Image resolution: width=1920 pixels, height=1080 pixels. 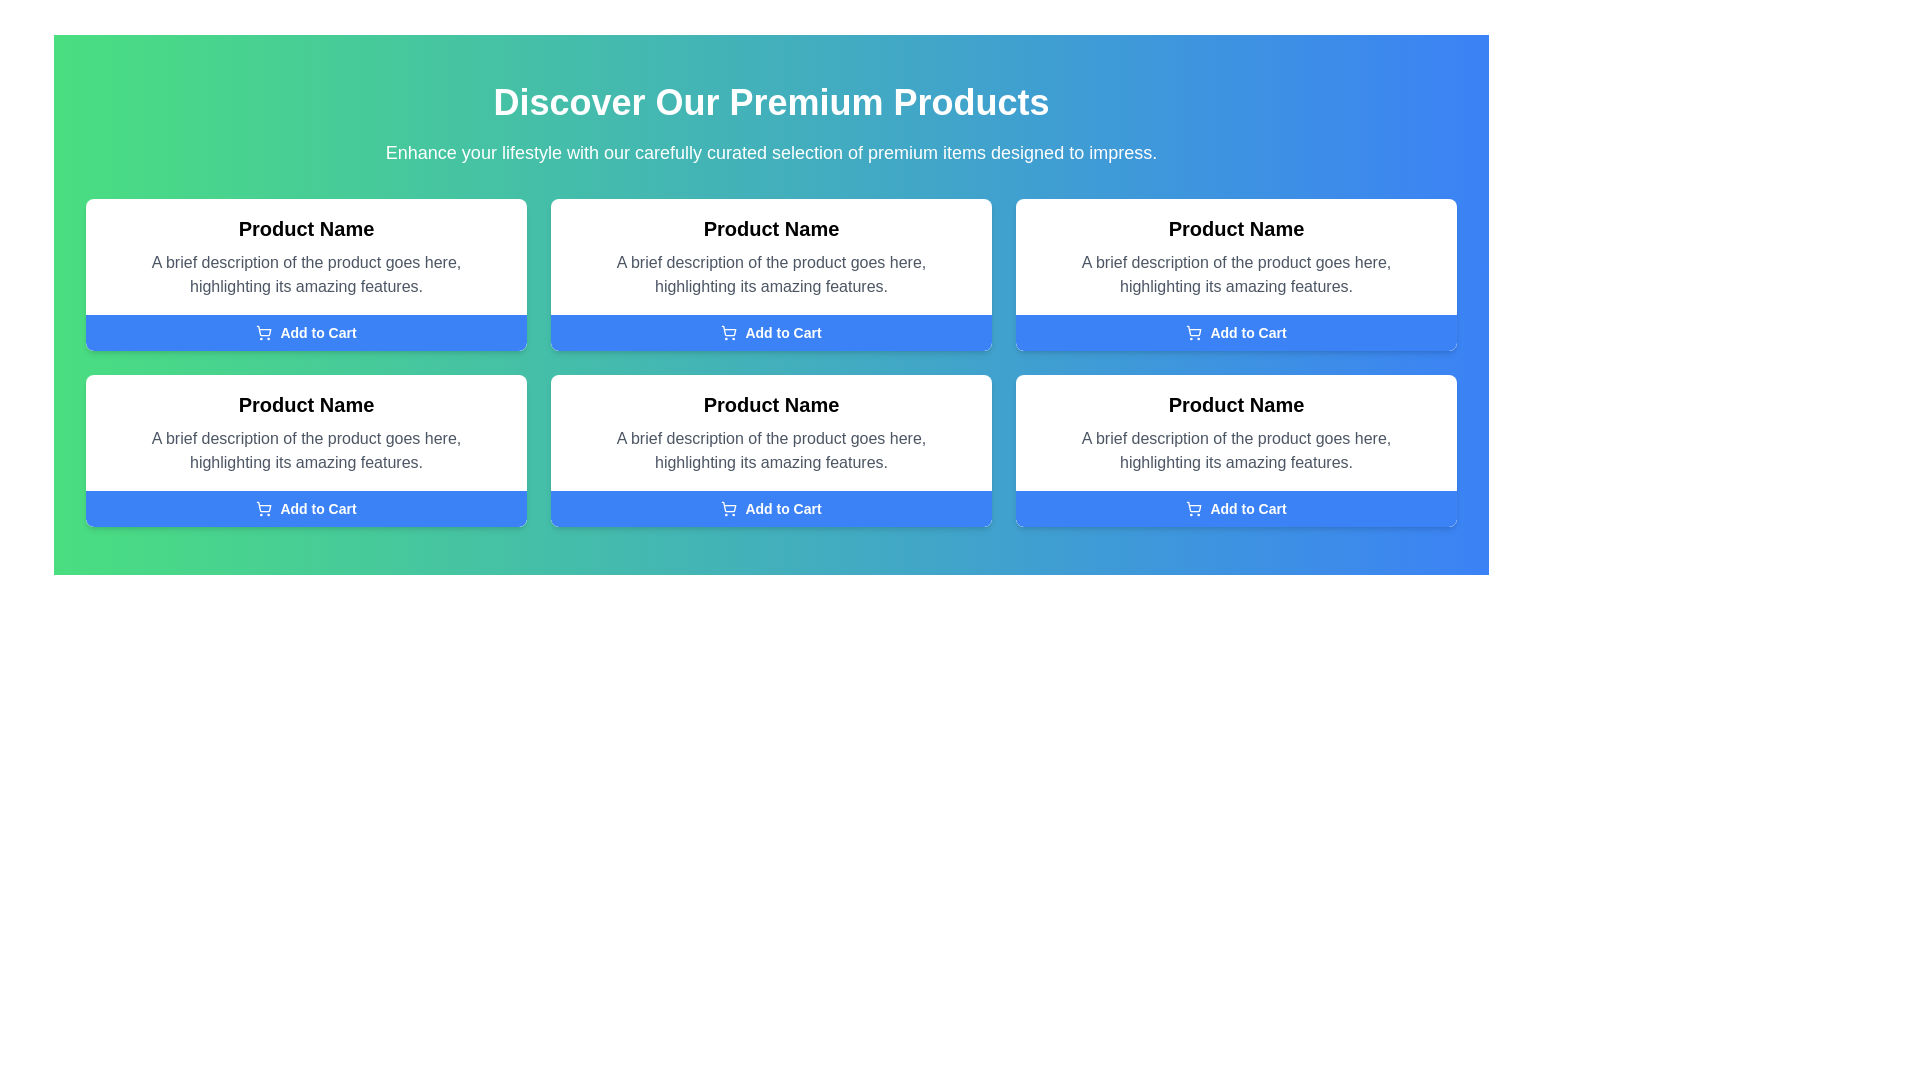 What do you see at coordinates (263, 331) in the screenshot?
I see `the shopping cart icon located on the leftmost side of the 'Add to Cart' button` at bounding box center [263, 331].